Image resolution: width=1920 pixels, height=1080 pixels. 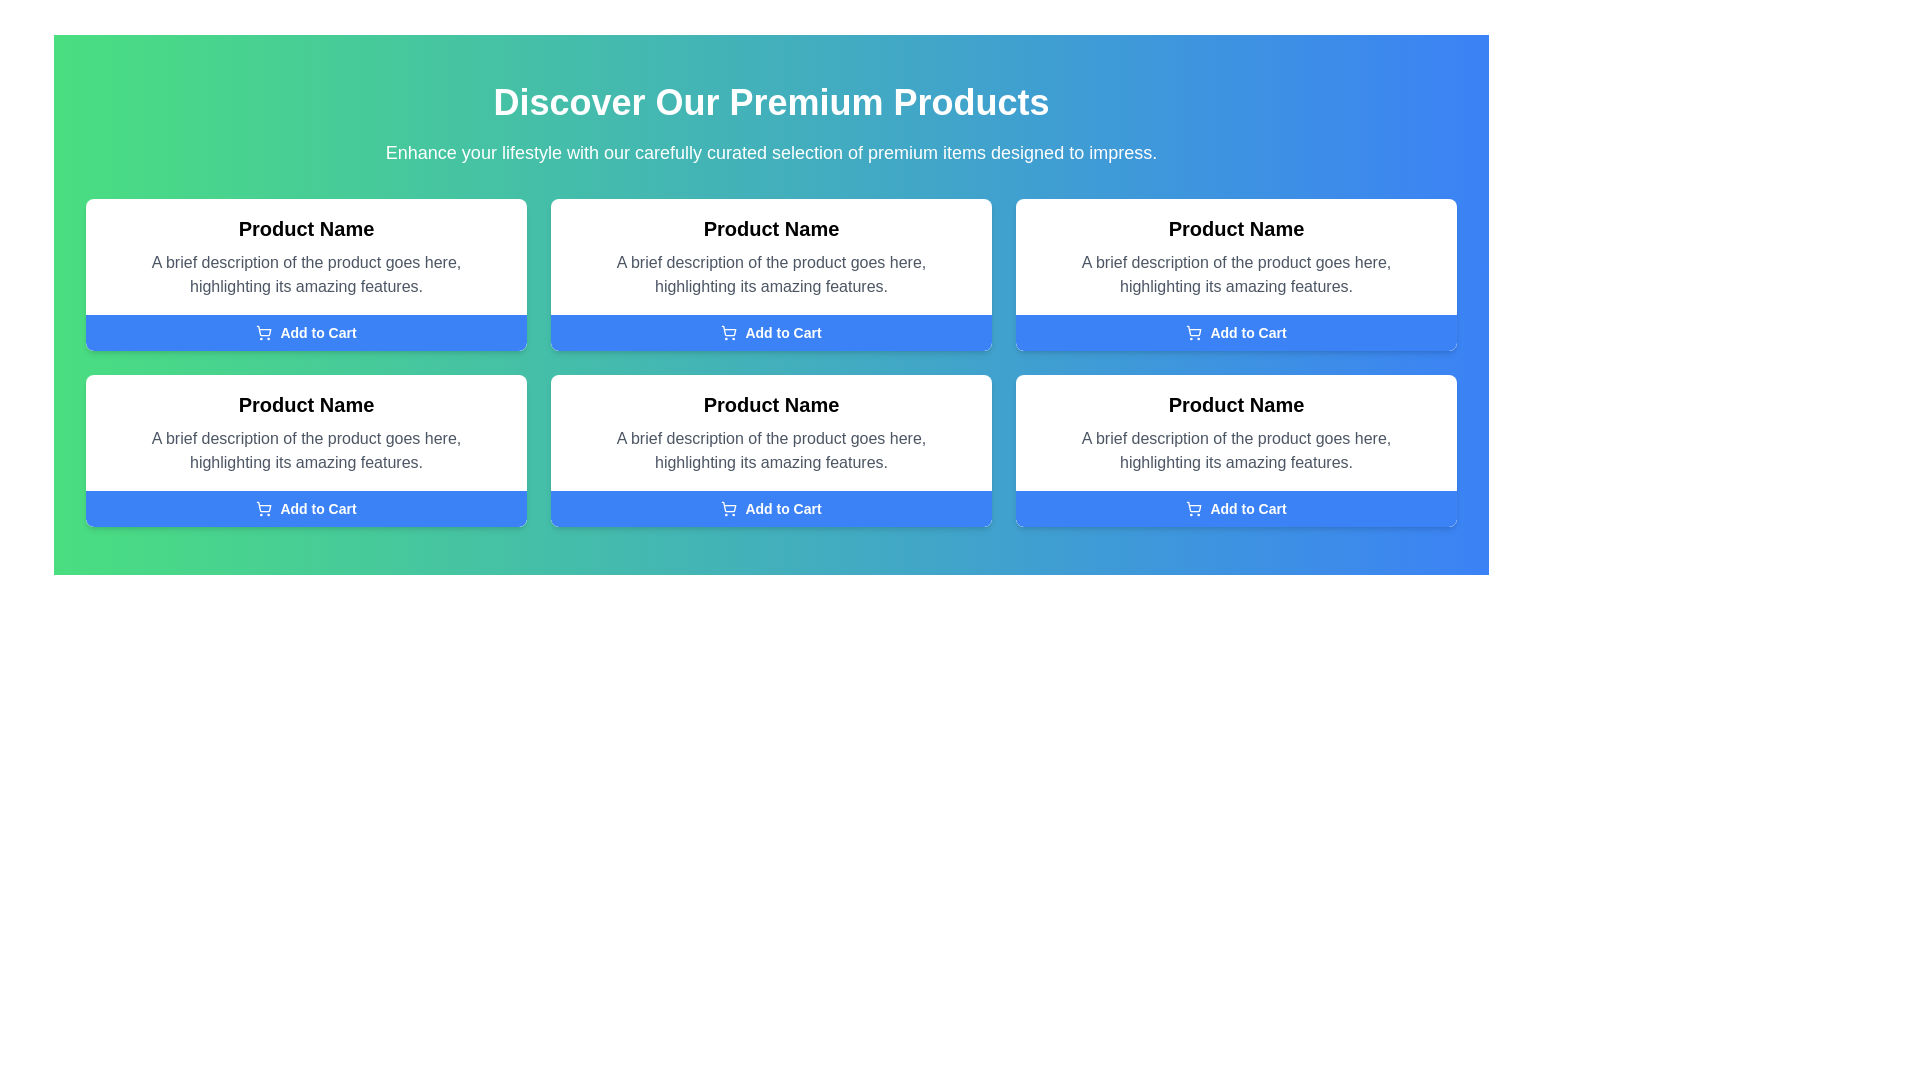 What do you see at coordinates (263, 331) in the screenshot?
I see `the shopping cart icon located on the leftmost side of the 'Add to Cart' button` at bounding box center [263, 331].